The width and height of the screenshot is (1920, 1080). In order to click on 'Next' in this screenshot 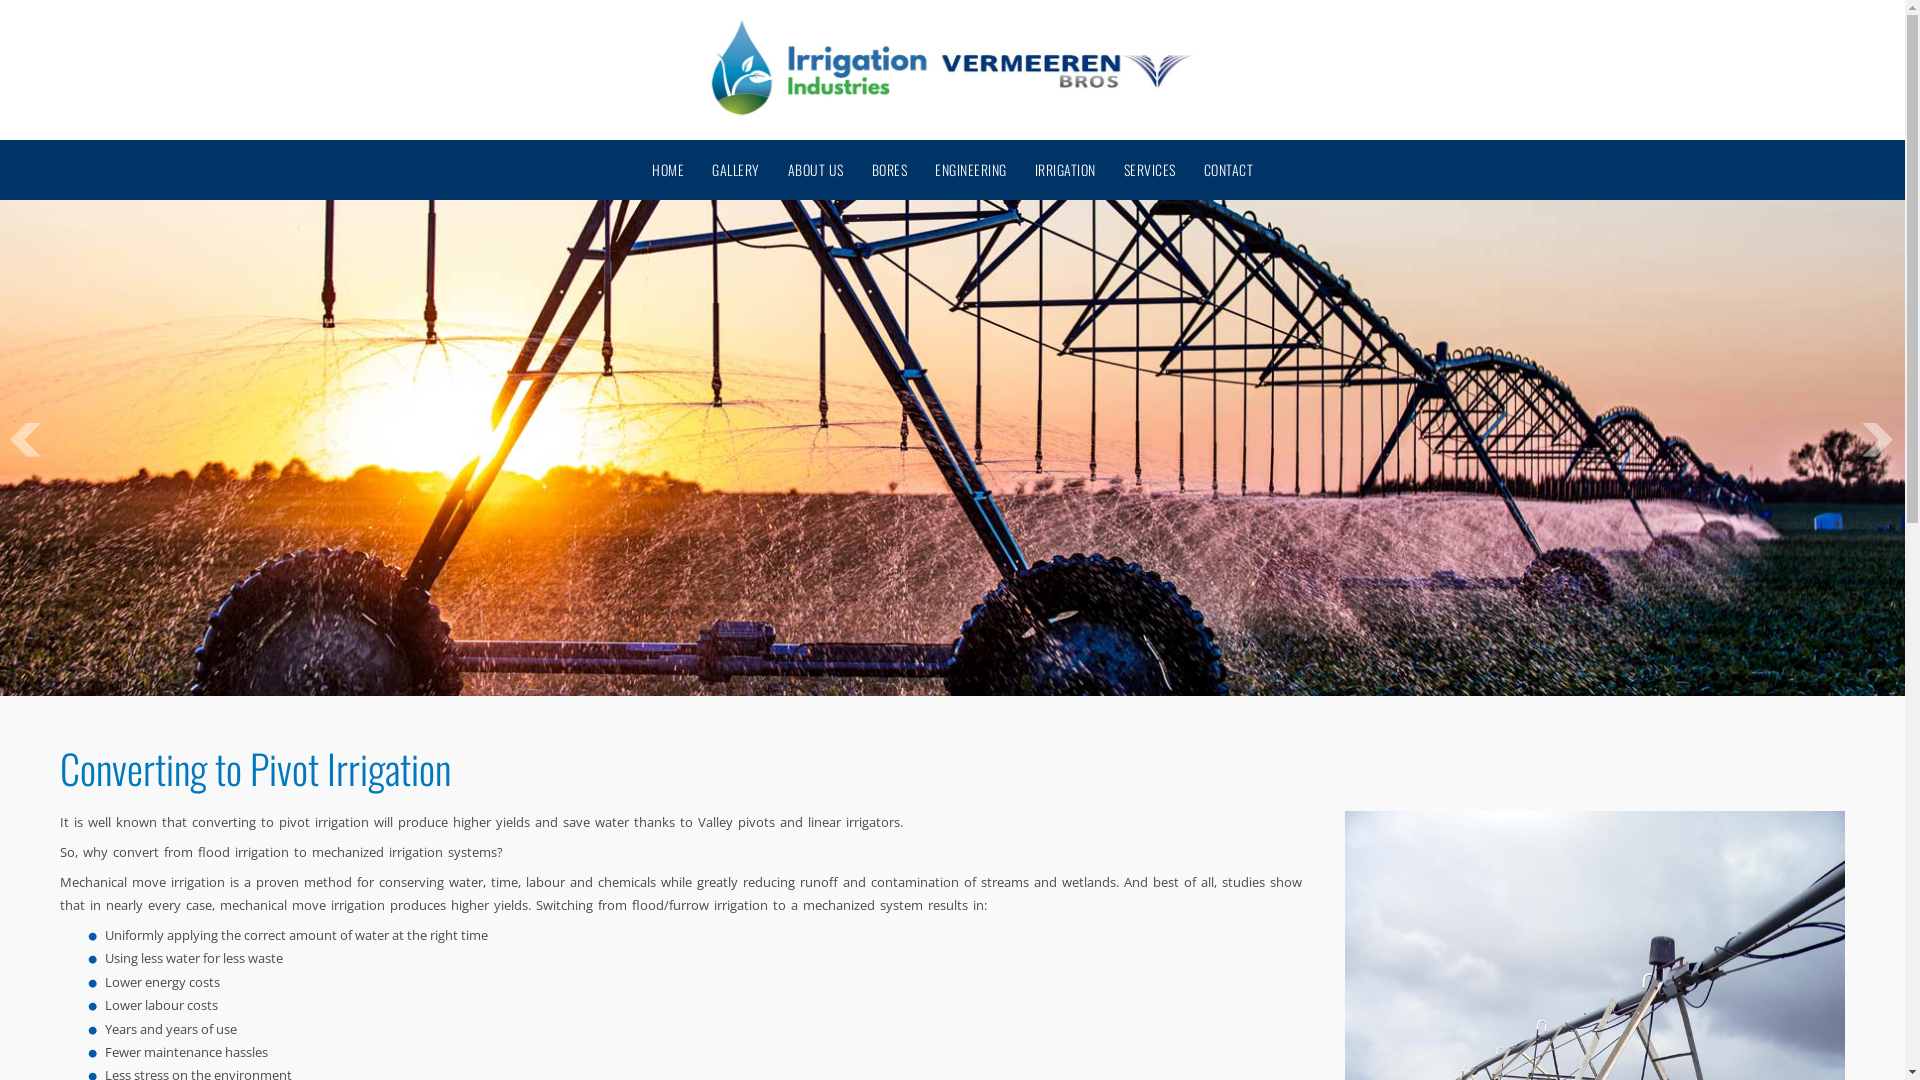, I will do `click(1861, 438)`.